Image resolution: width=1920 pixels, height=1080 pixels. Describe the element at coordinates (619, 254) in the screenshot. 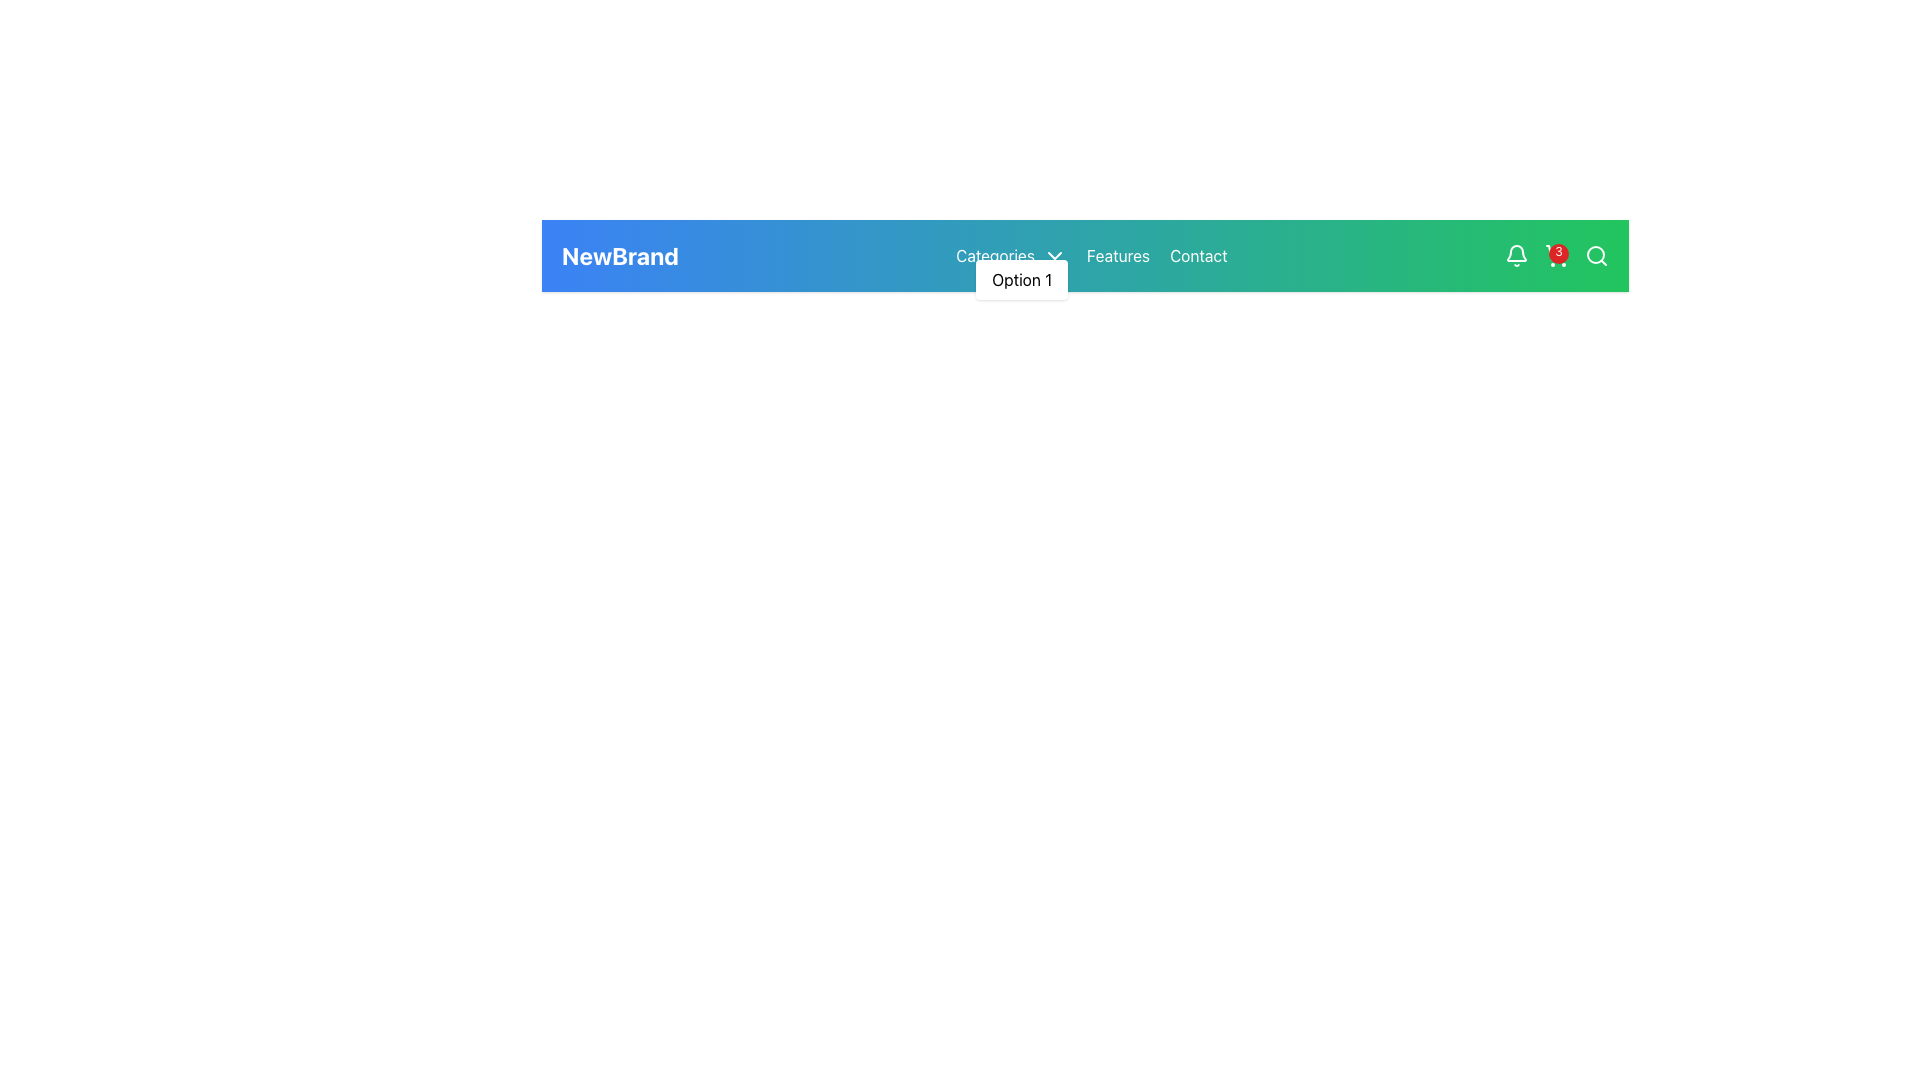

I see `the branding label 'NewBrand' located at the top navigation bar, which is the first item aligned to the far left, preceding other menu options` at that location.